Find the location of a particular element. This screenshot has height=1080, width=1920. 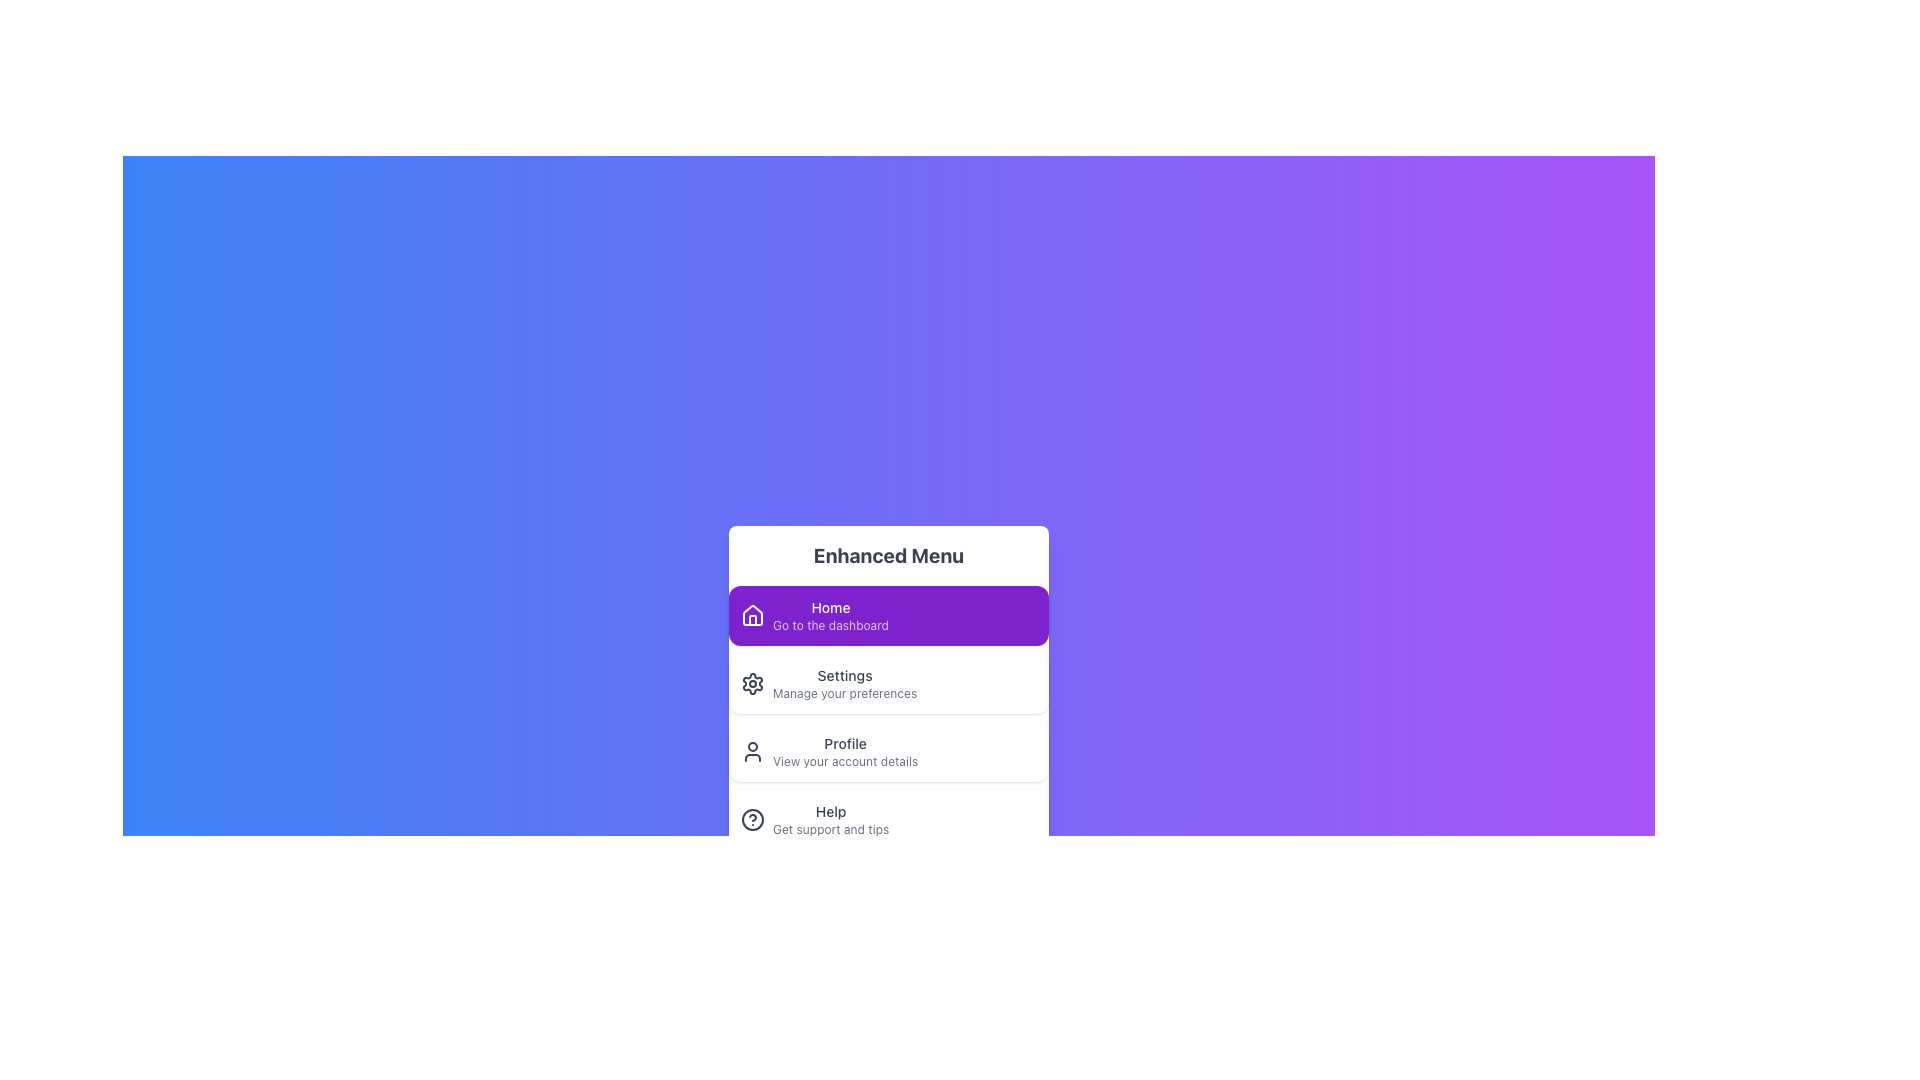

the house icon, which is located to the immediate left of the 'Home' text label in the first menu item of the list is located at coordinates (752, 613).